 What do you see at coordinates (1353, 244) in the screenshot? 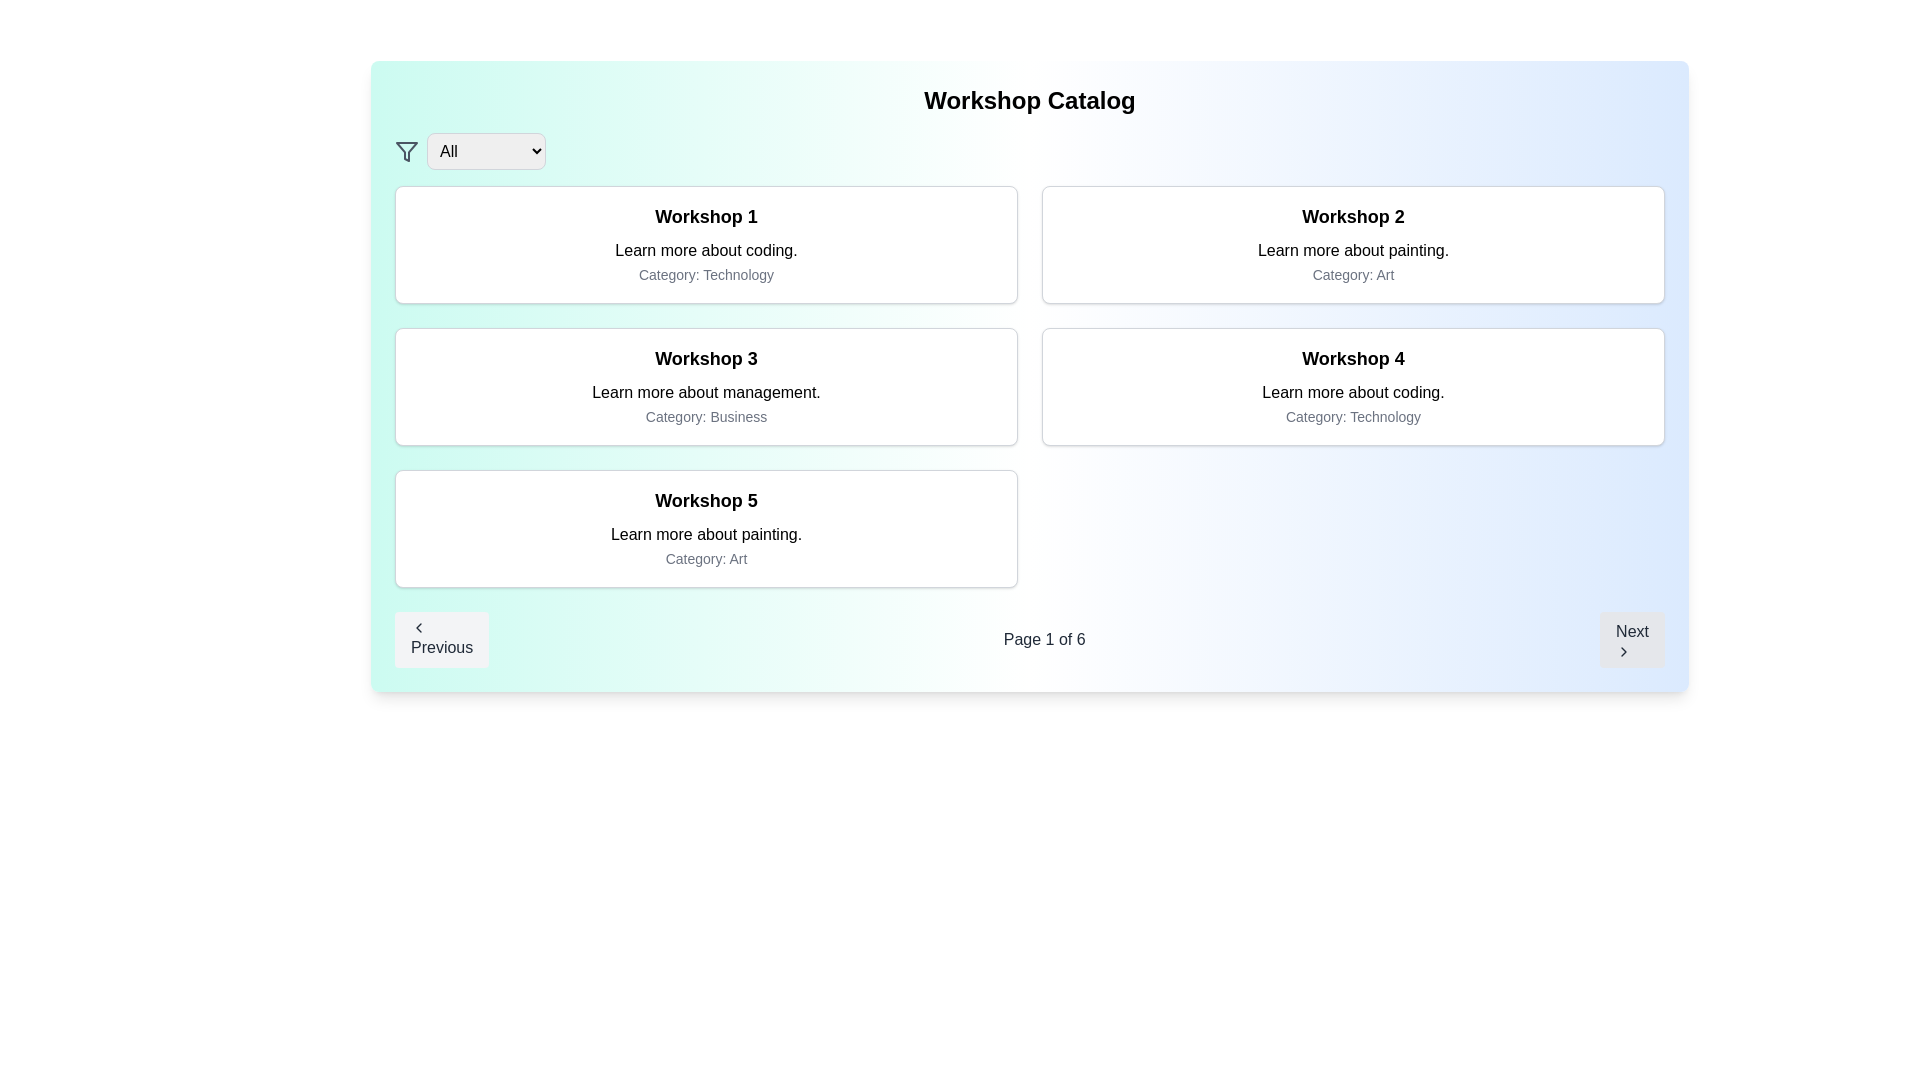
I see `the second Informational card in the workshop entry grid layout, which provides details about the workshop` at bounding box center [1353, 244].